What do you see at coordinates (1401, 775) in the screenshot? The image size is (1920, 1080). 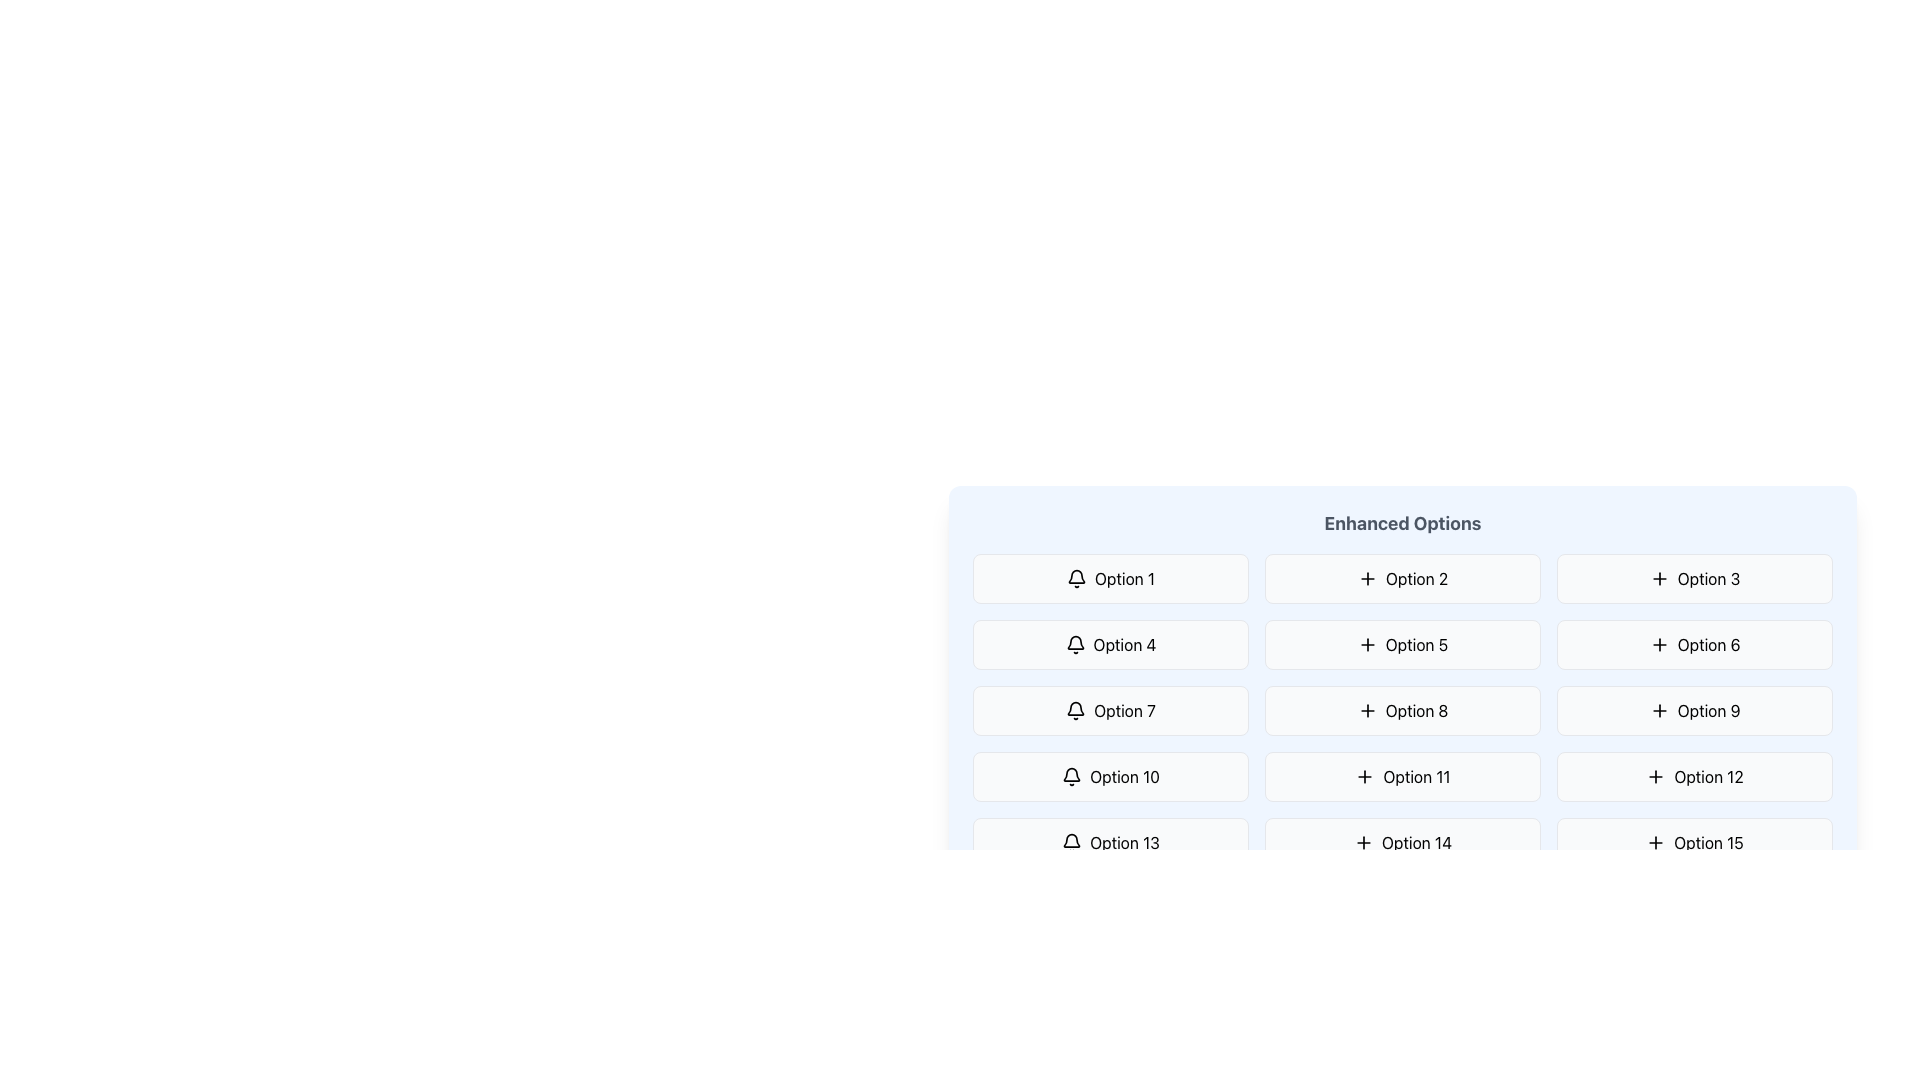 I see `the button labeled 'Option 11' in the central column of the fourth row in the 'Enhanced Options' grid` at bounding box center [1401, 775].